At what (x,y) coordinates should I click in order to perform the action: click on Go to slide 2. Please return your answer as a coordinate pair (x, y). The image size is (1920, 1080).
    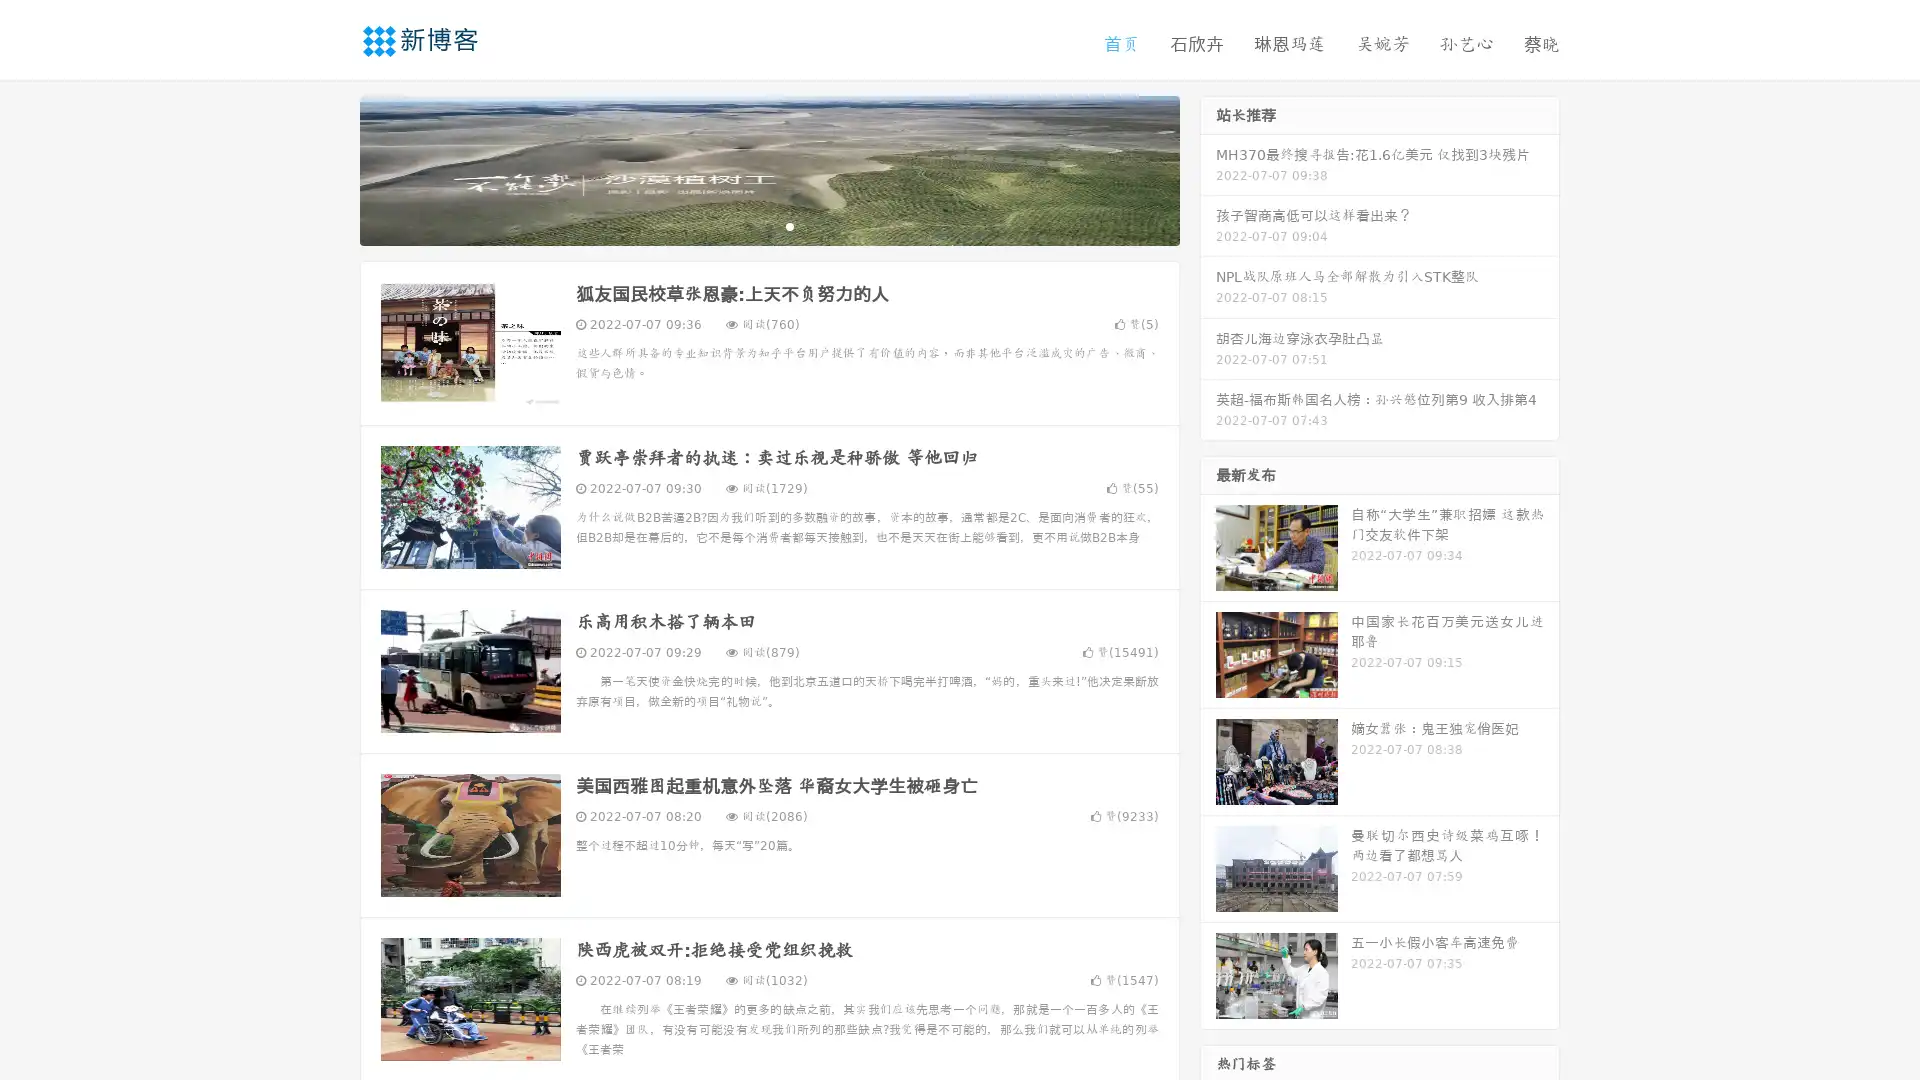
    Looking at the image, I should click on (768, 225).